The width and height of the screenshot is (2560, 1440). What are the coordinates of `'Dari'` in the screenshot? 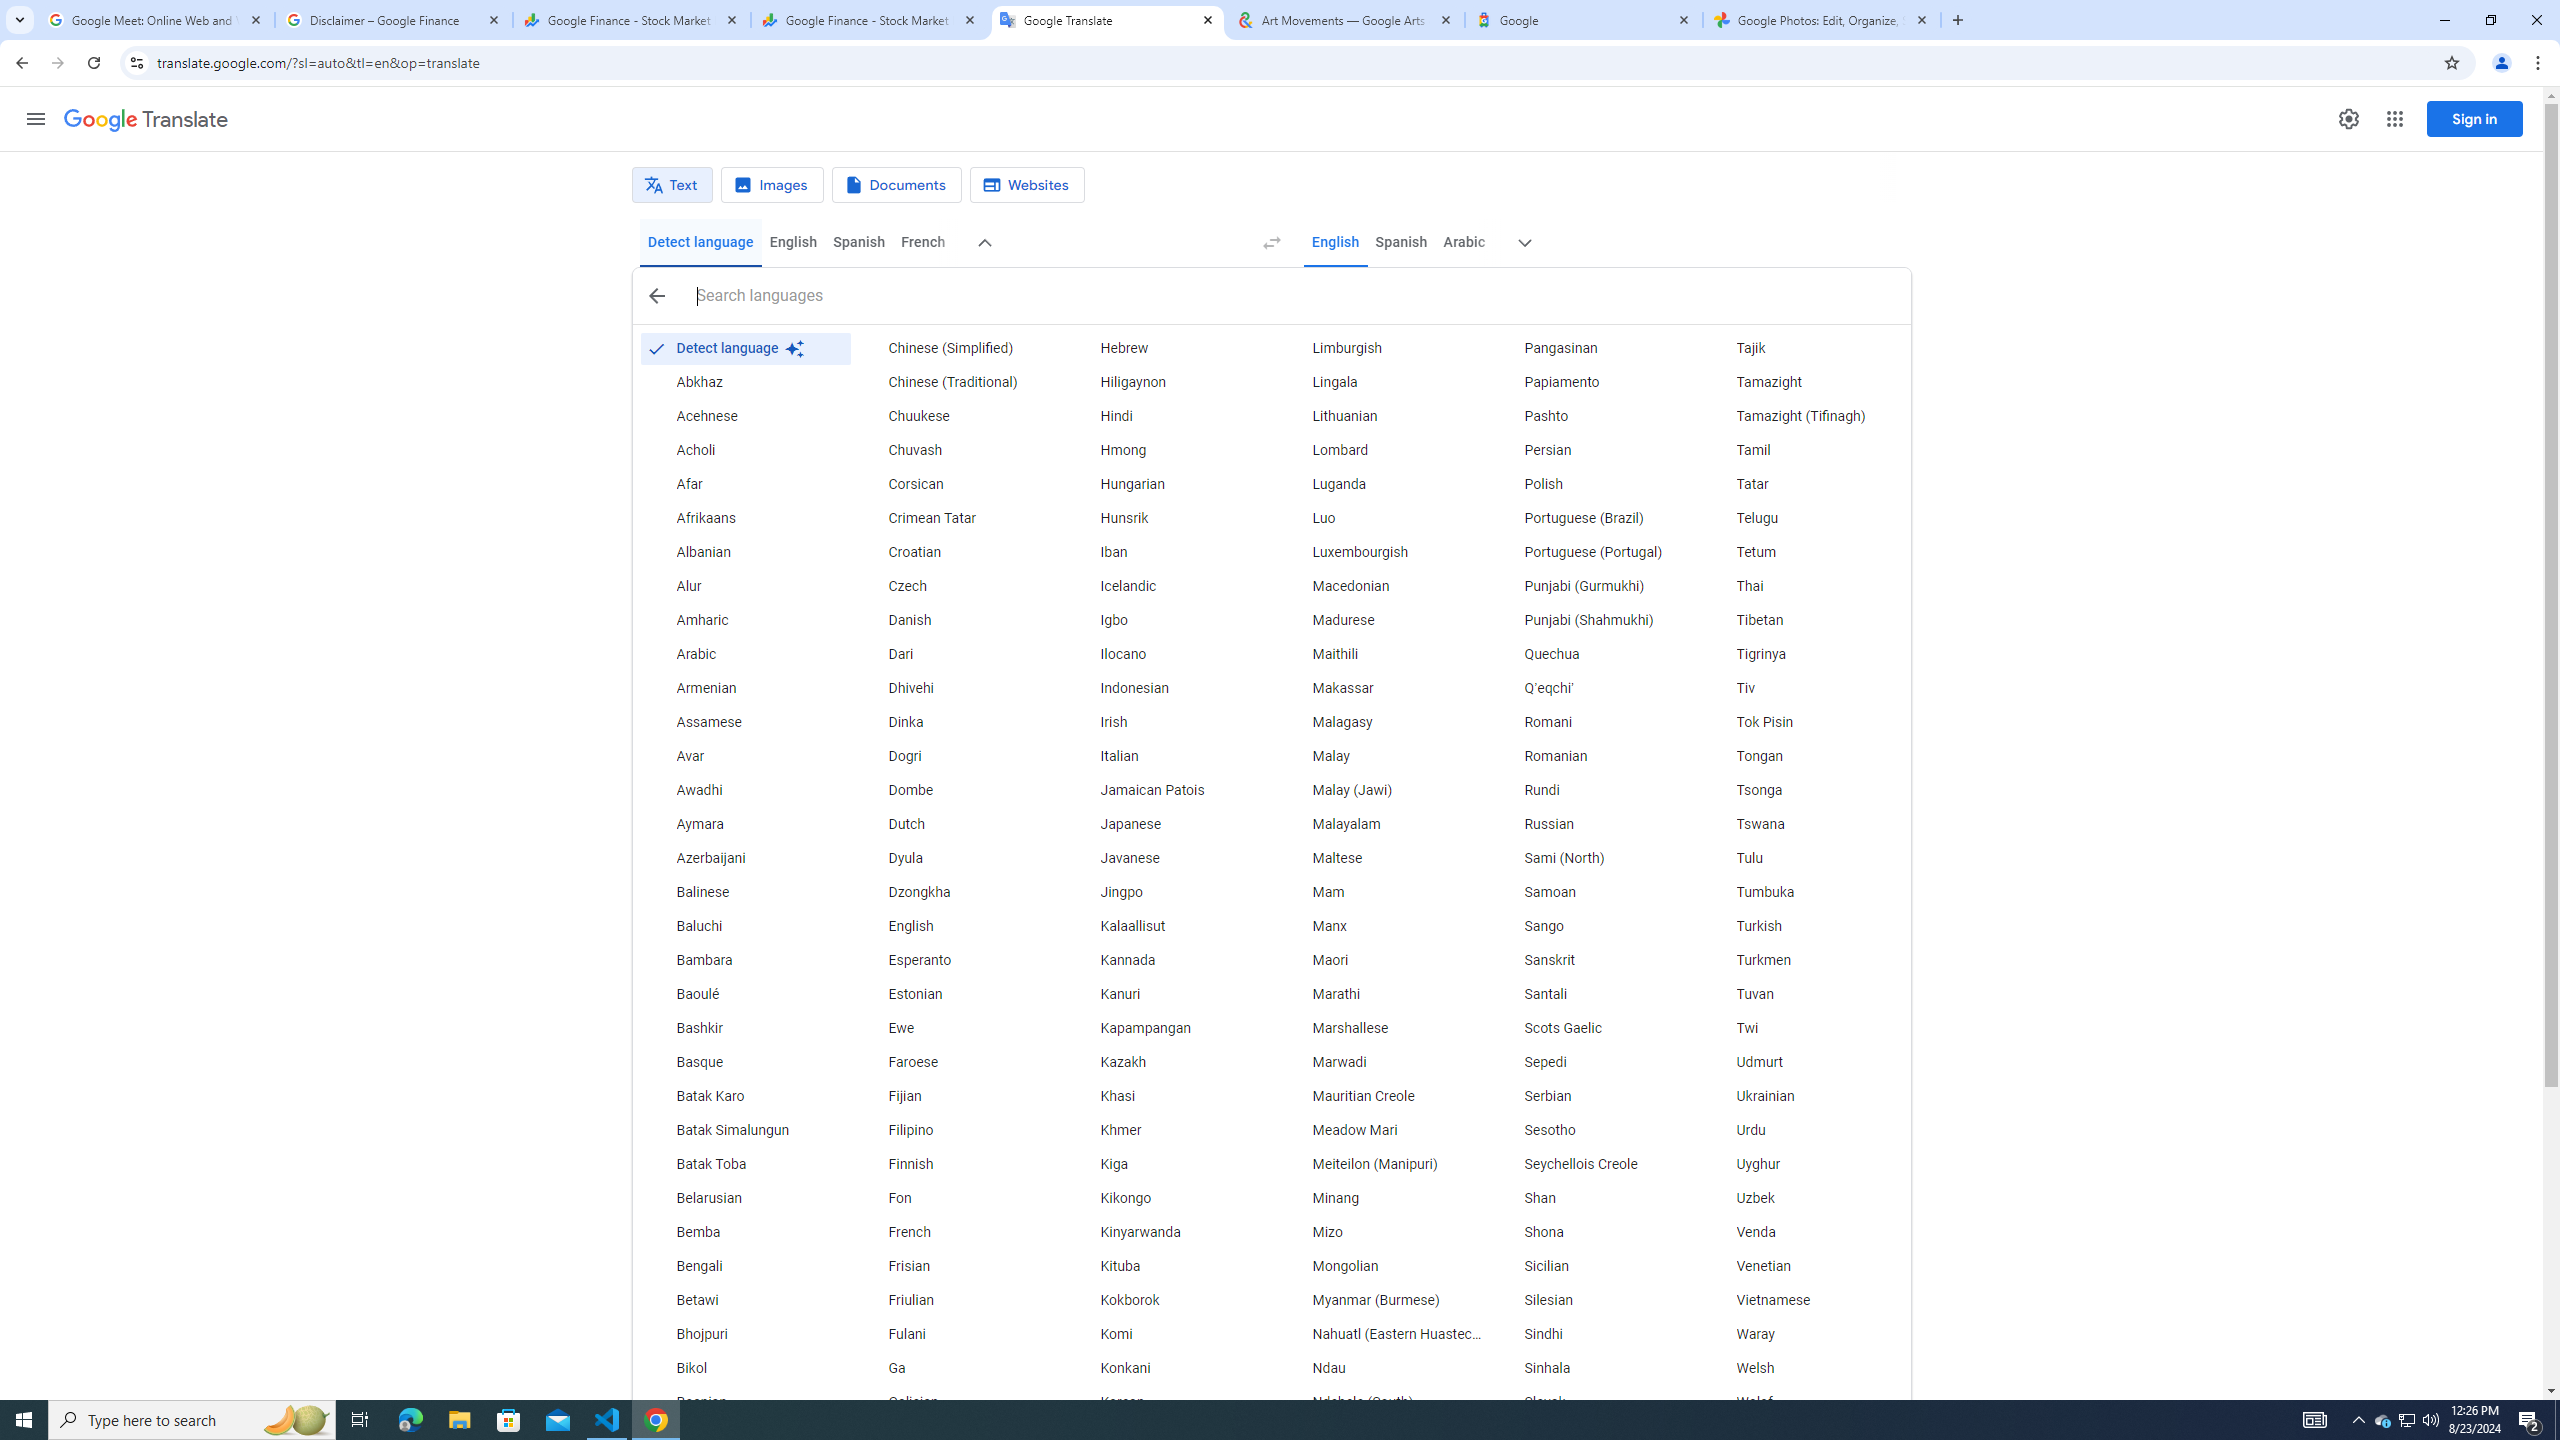 It's located at (957, 654).